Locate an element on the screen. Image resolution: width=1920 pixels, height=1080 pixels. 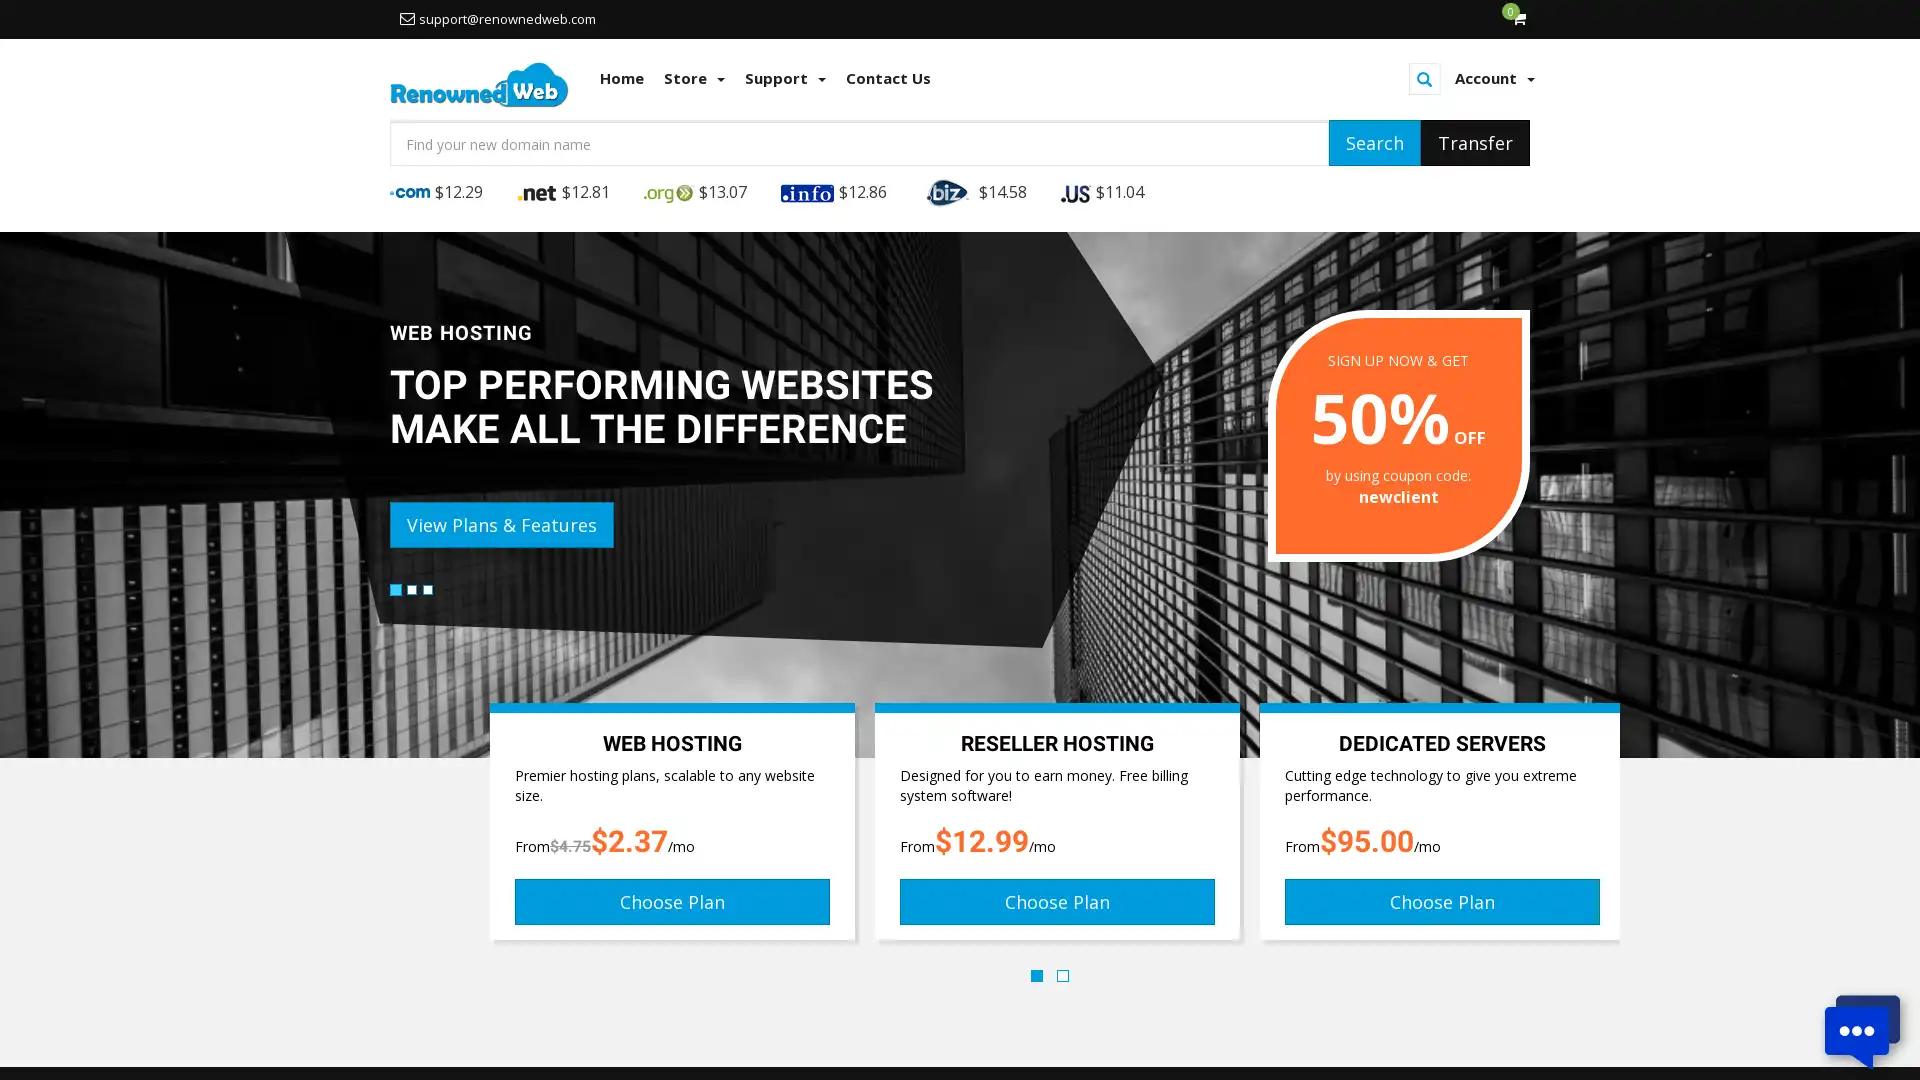
Transfer is located at coordinates (1475, 141).